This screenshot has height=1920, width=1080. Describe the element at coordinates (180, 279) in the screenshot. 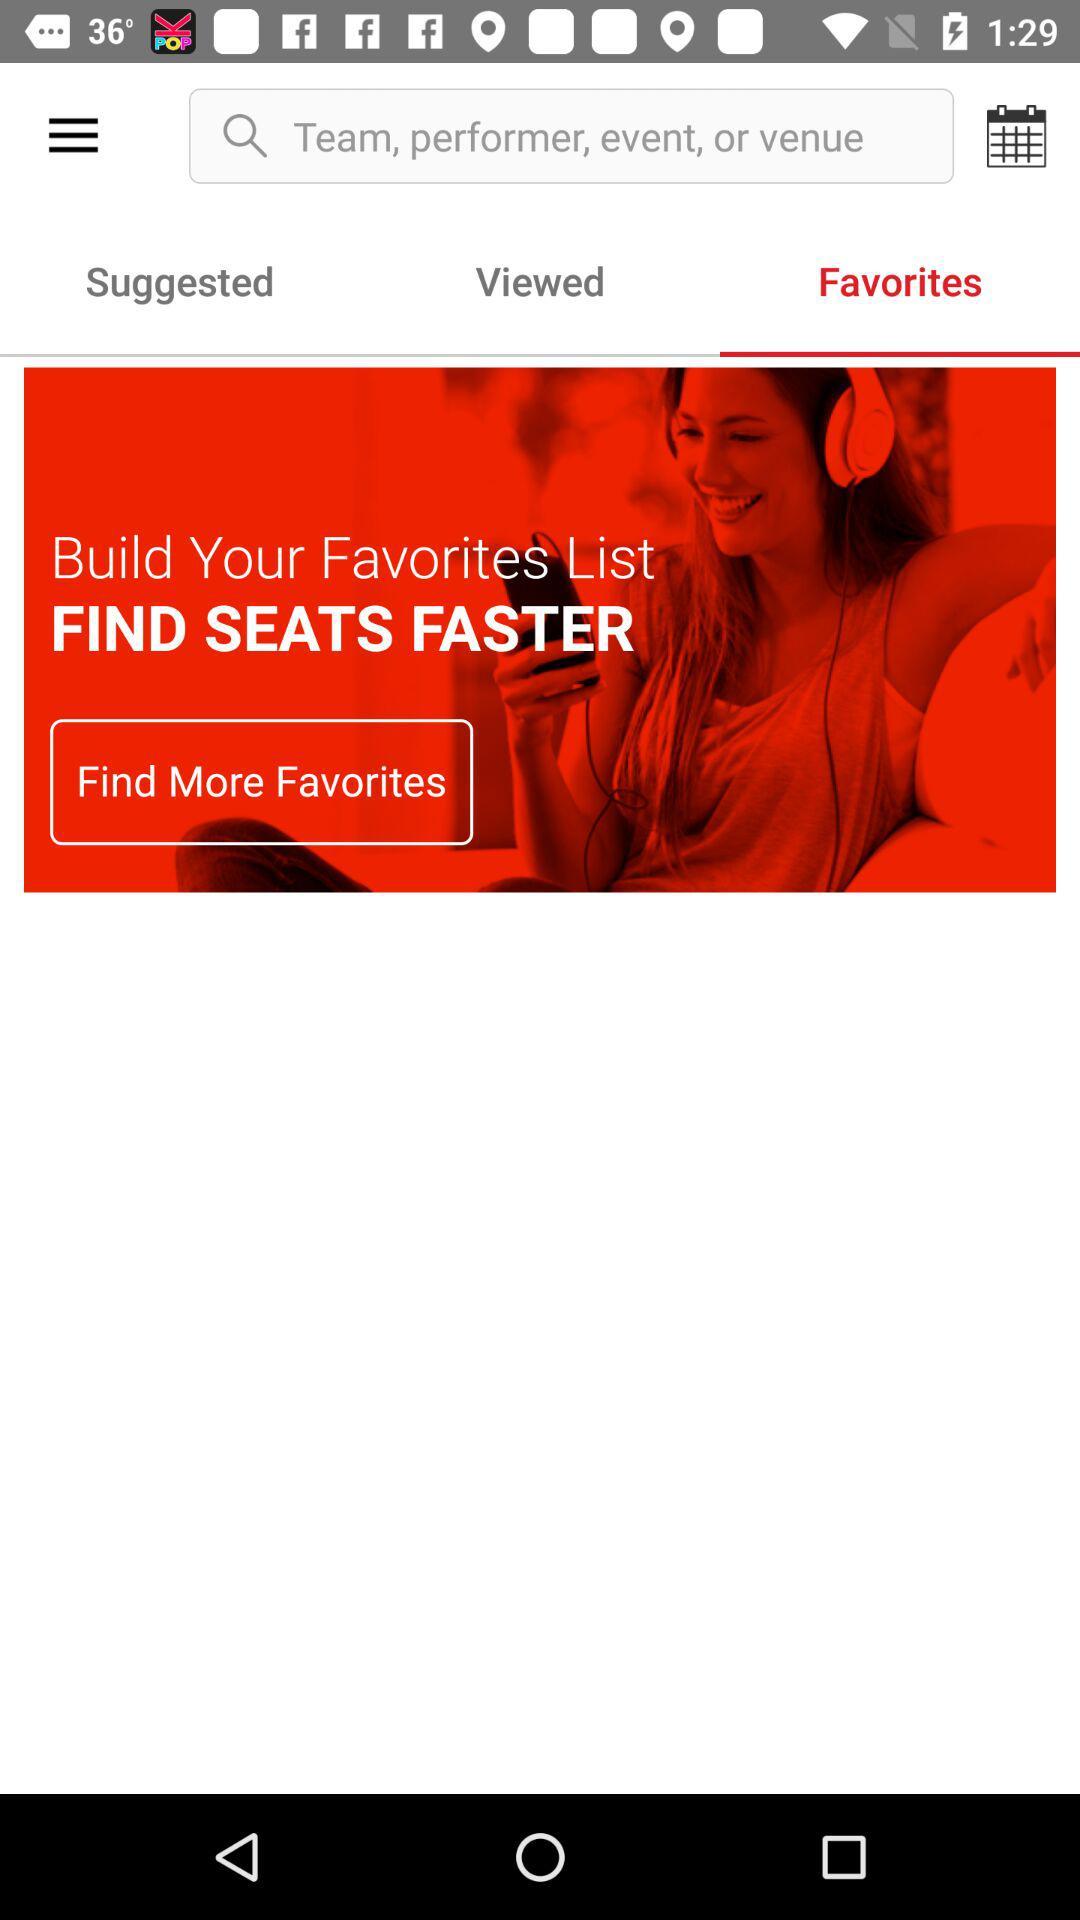

I see `the icon to the left of viewed icon` at that location.